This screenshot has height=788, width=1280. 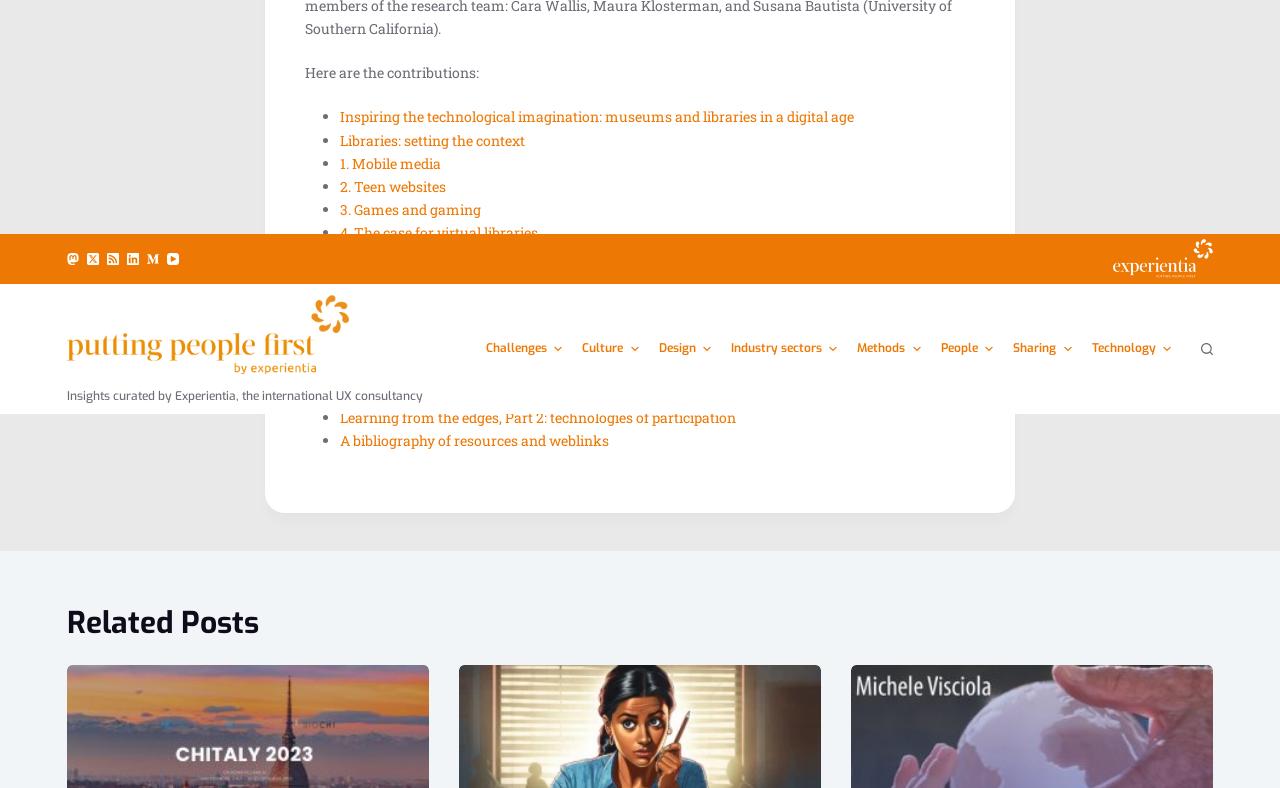 I want to click on 'One comment', so click(x=363, y=42).